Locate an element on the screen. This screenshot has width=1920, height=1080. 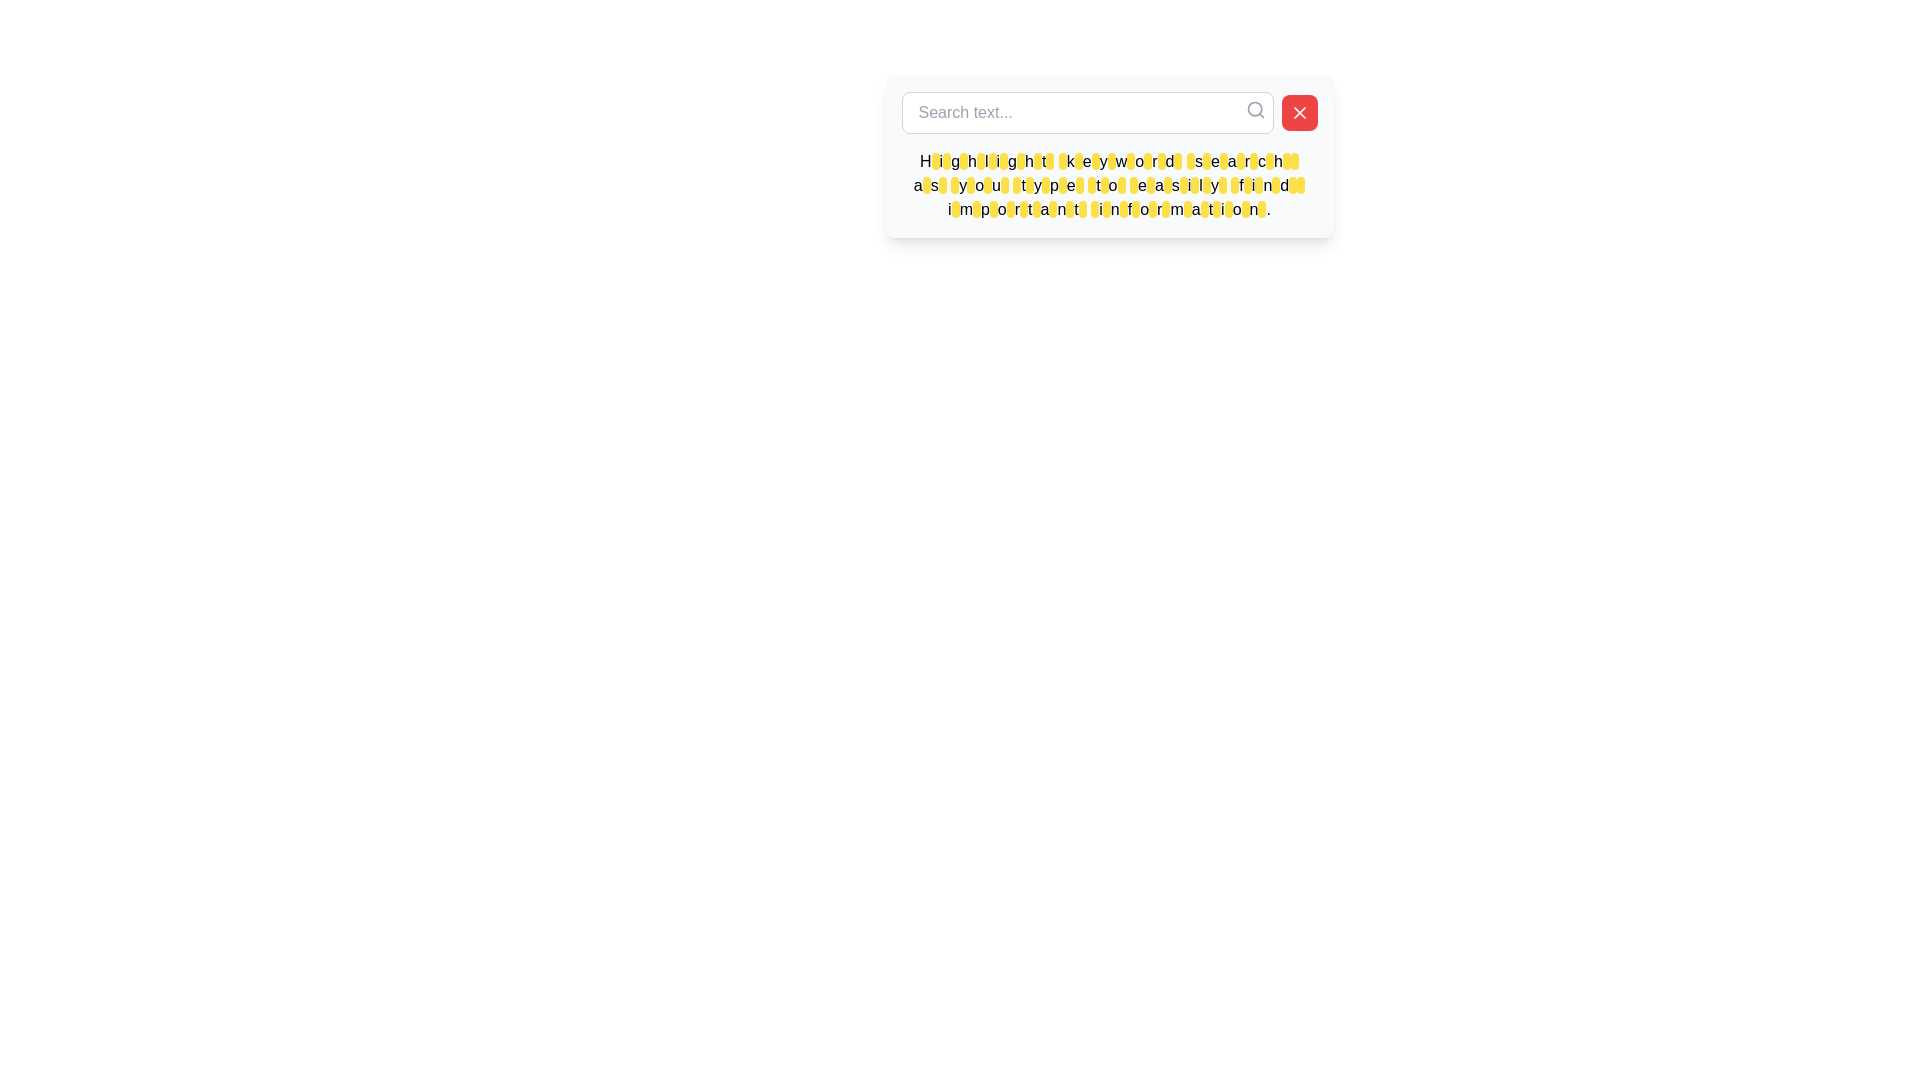
the small rectangular yellow highlight in the text that is part of a series of highlights, located near the phrase 'Highlight keyword search as you type to easily find important information.' is located at coordinates (1081, 209).